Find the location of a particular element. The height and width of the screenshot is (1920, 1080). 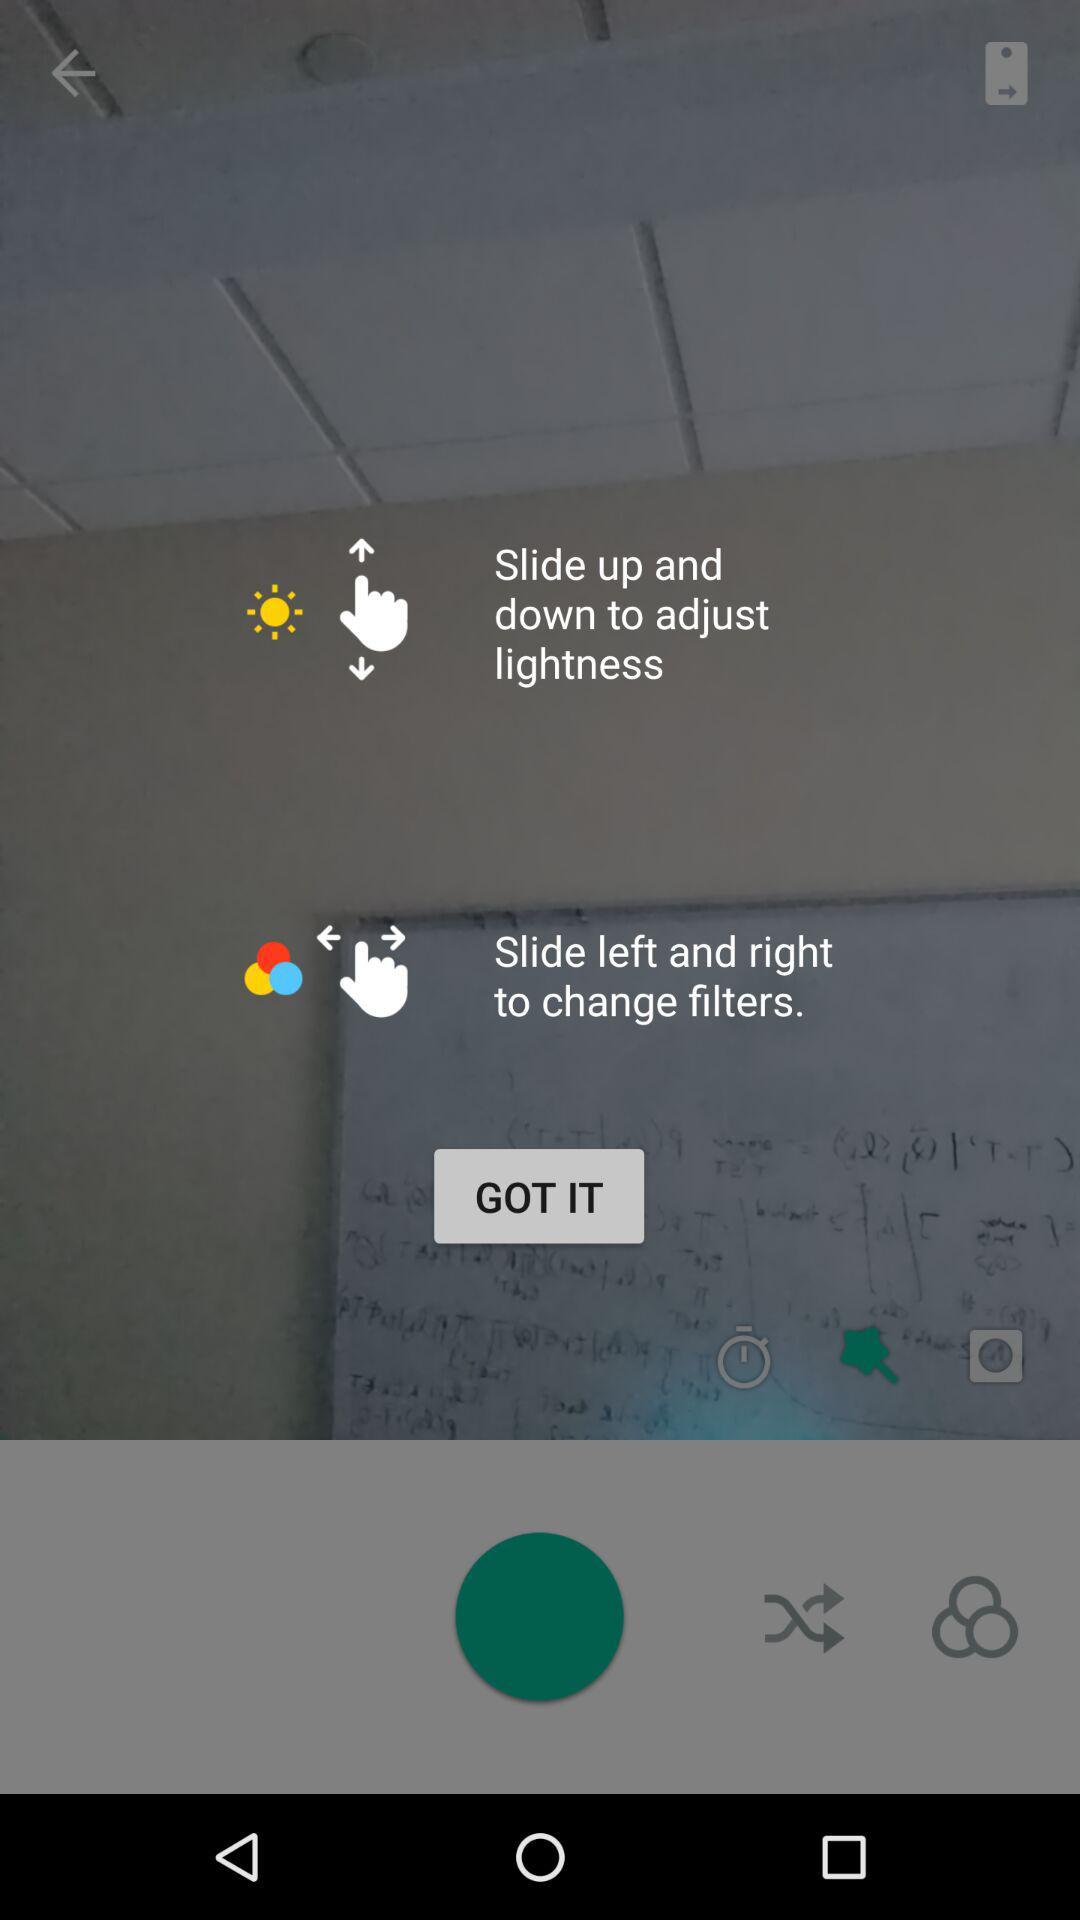

go back is located at coordinates (72, 73).